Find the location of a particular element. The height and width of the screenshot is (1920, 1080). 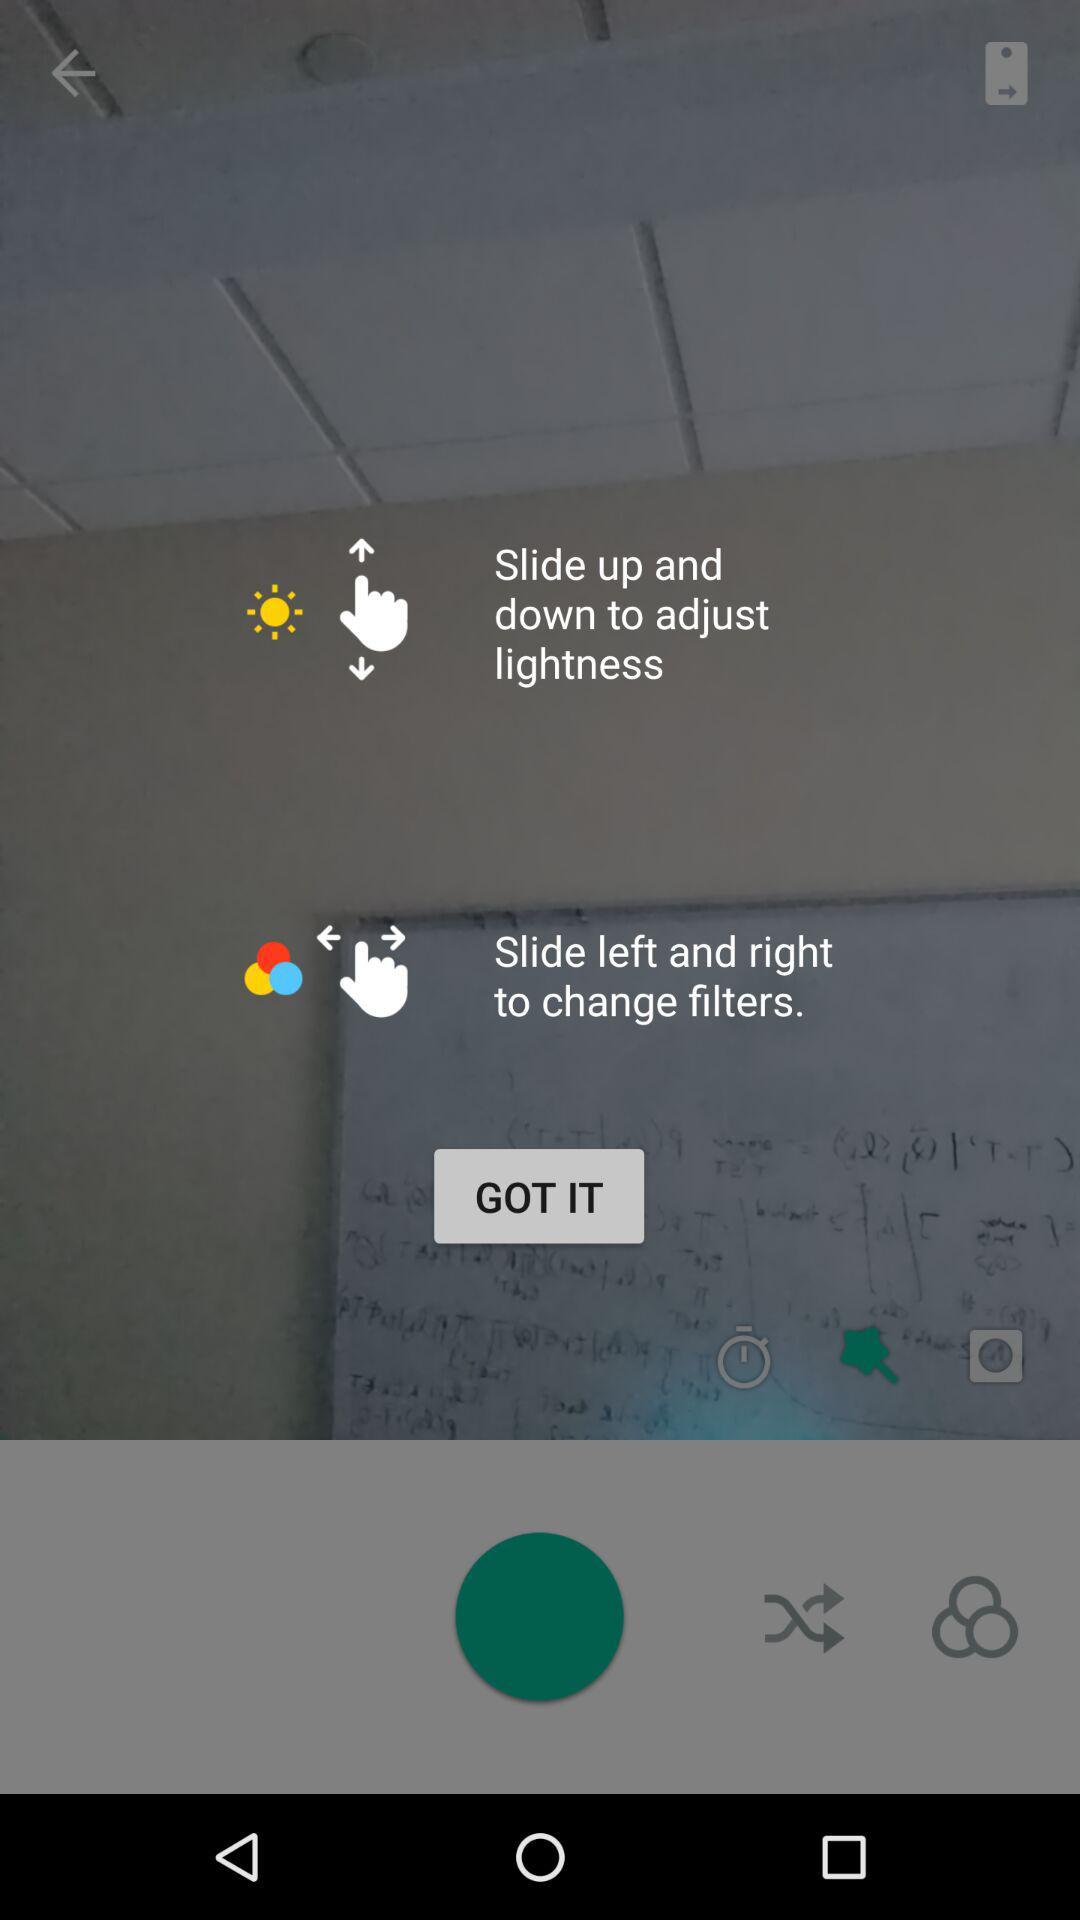

go back is located at coordinates (72, 73).